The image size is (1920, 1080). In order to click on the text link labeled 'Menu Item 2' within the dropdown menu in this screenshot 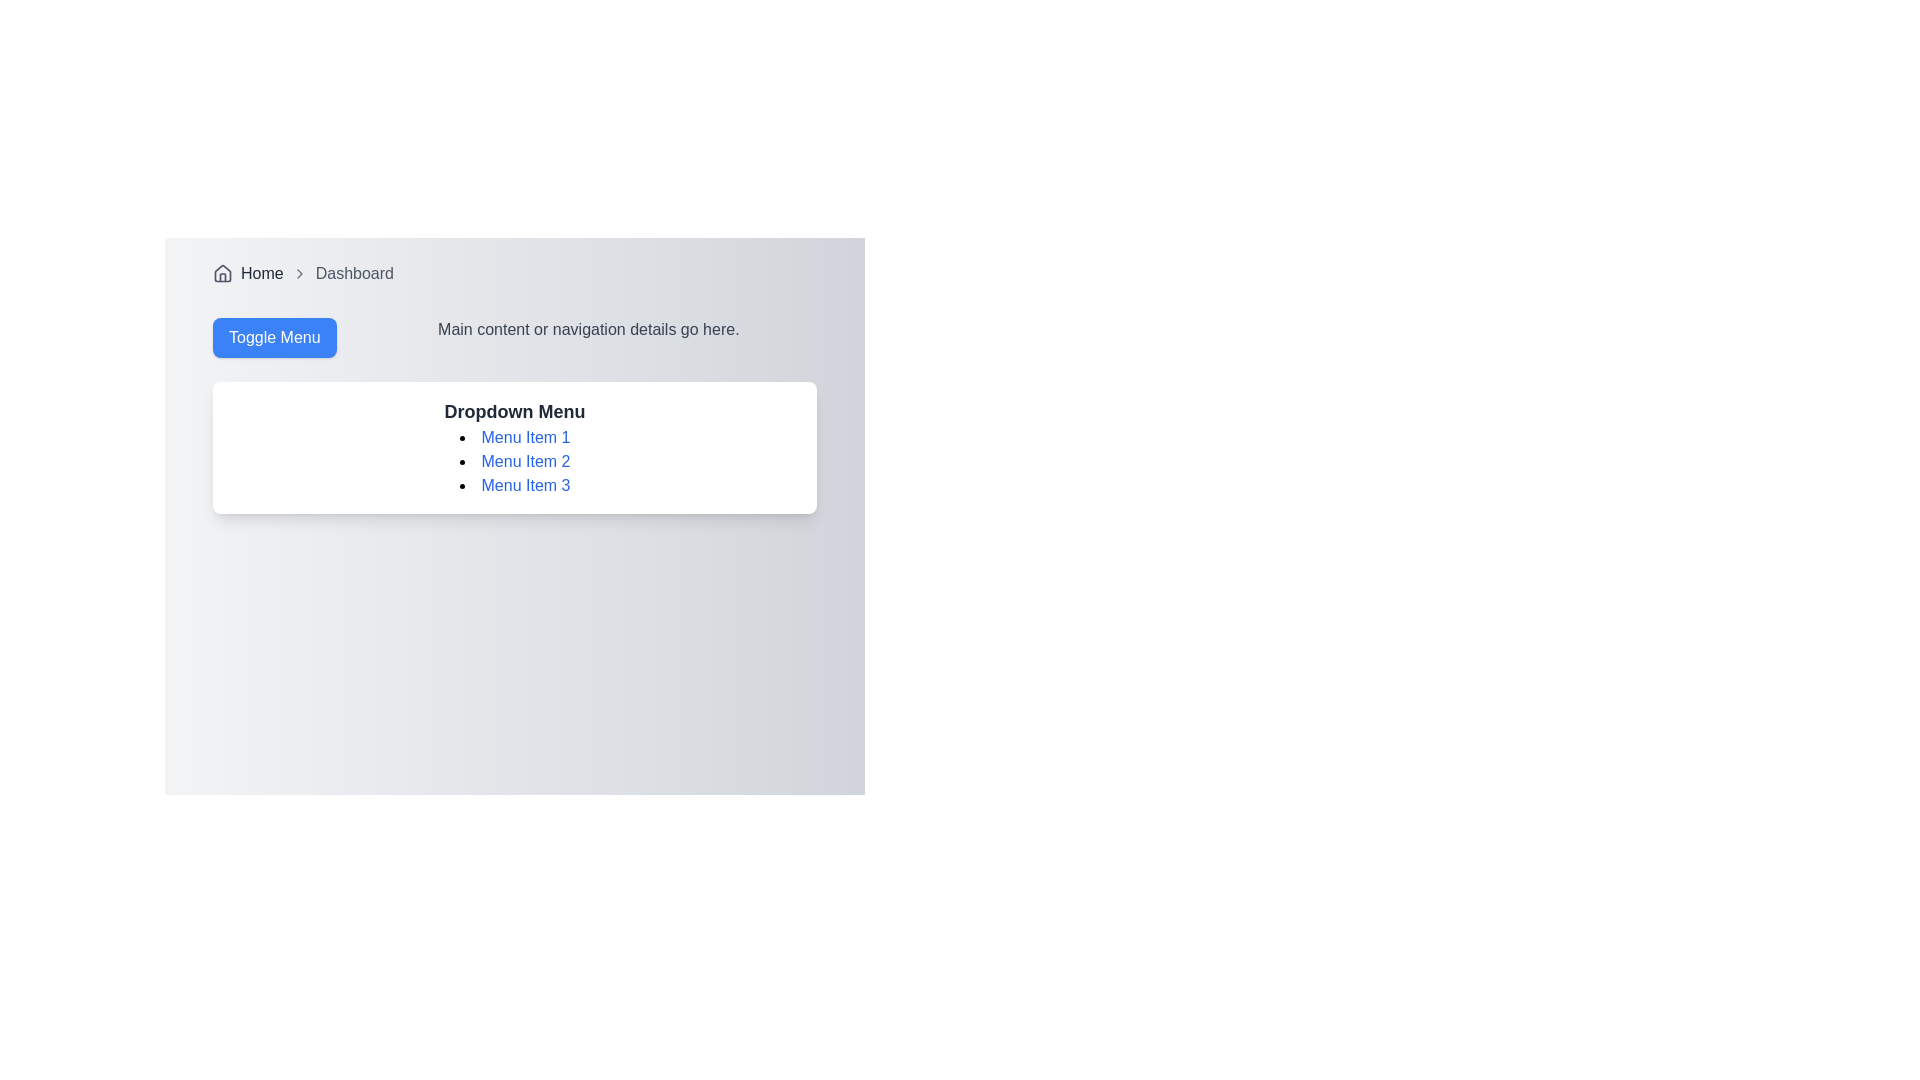, I will do `click(514, 462)`.